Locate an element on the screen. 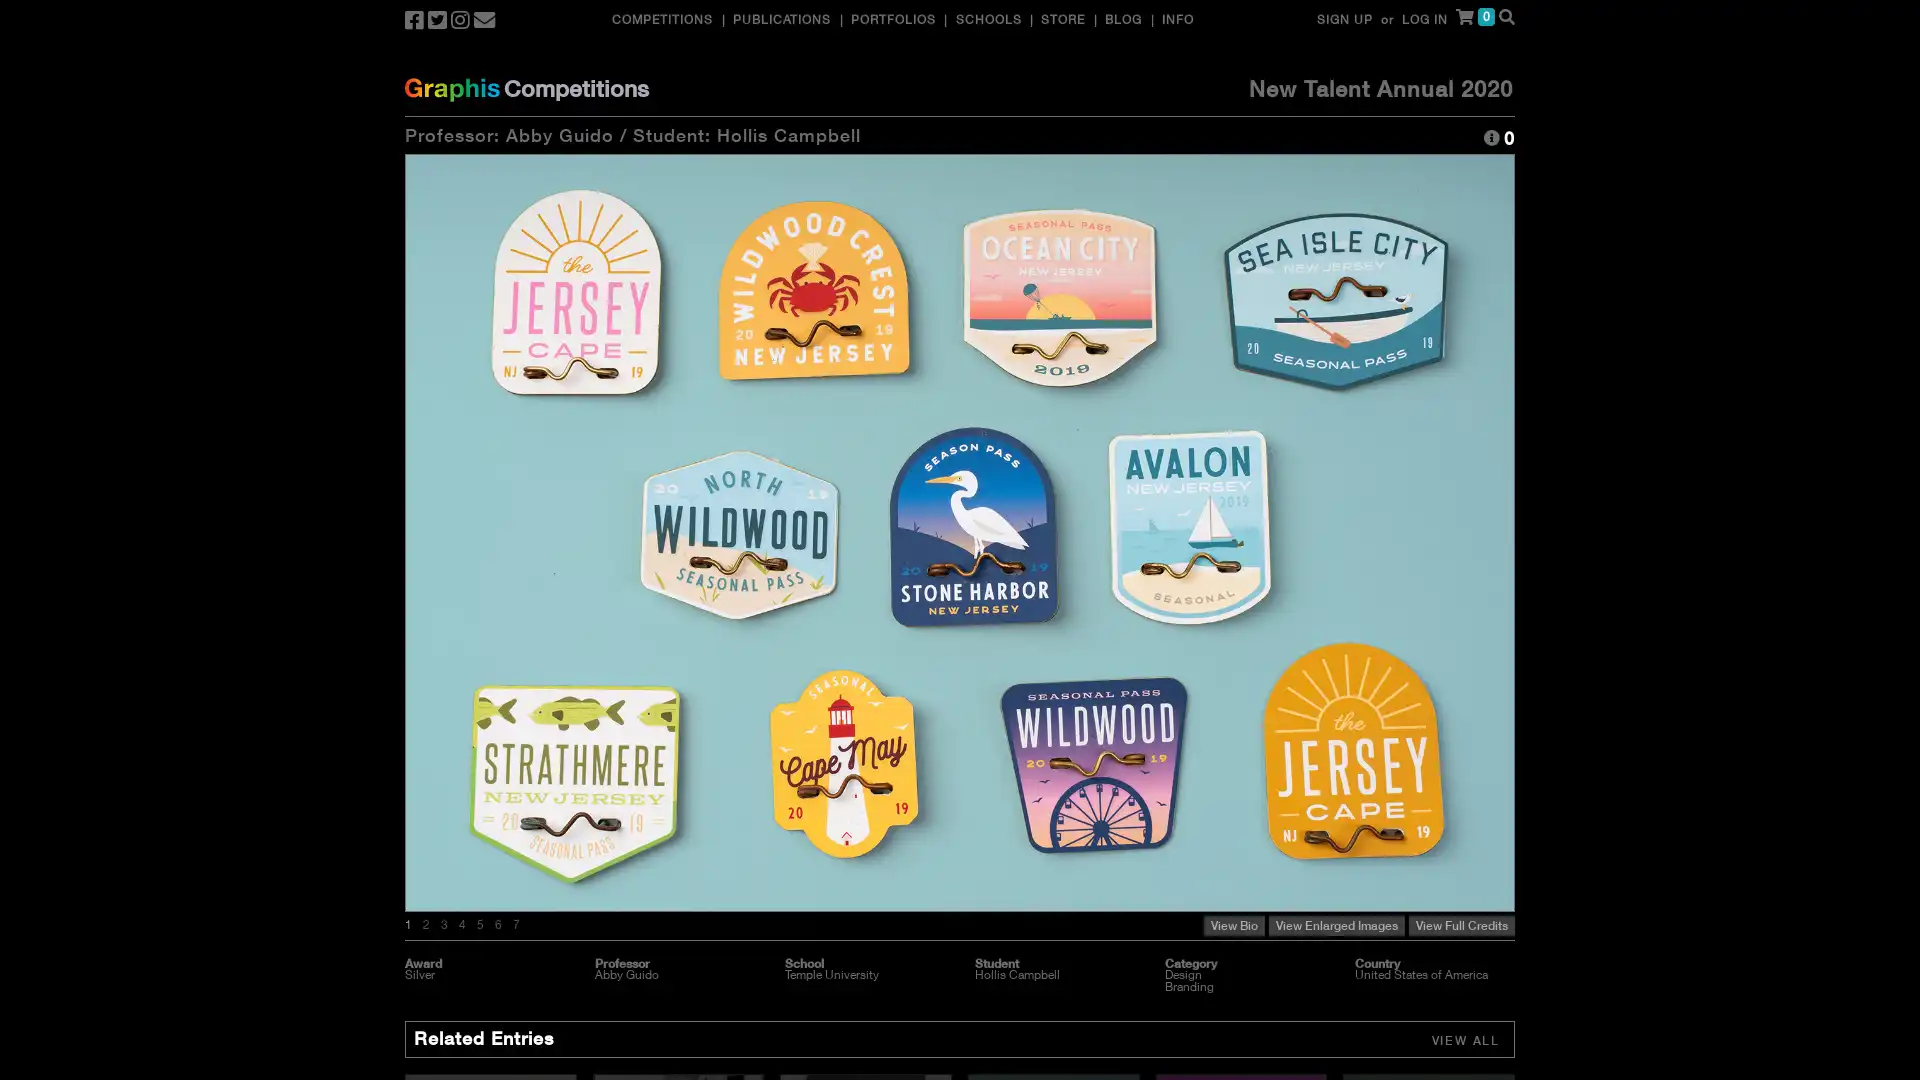 This screenshot has height=1080, width=1920. Previous is located at coordinates (570, 531).